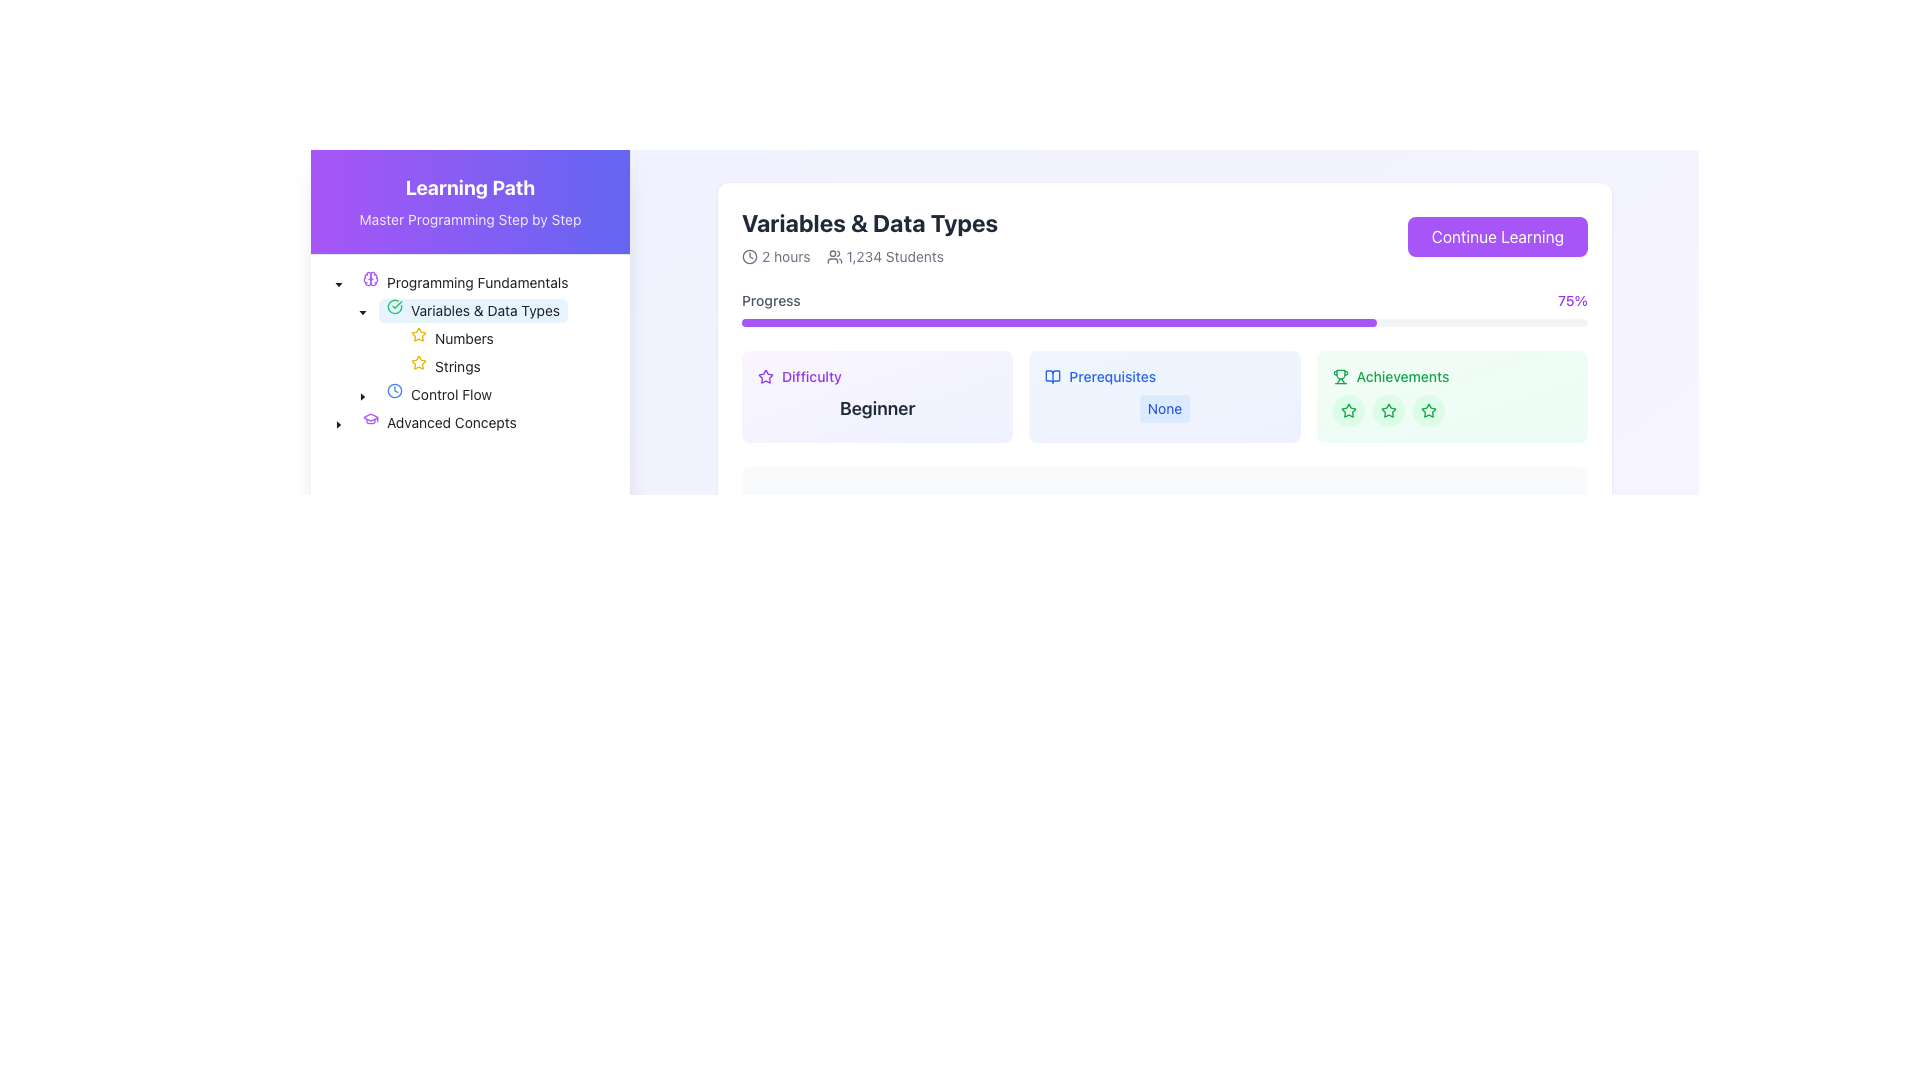 Image resolution: width=1920 pixels, height=1080 pixels. What do you see at coordinates (339, 394) in the screenshot?
I see `the graphical spacer or indentation marker located in the left sidebar, which indicates the level of indentation in the 'Control Flow' list item` at bounding box center [339, 394].